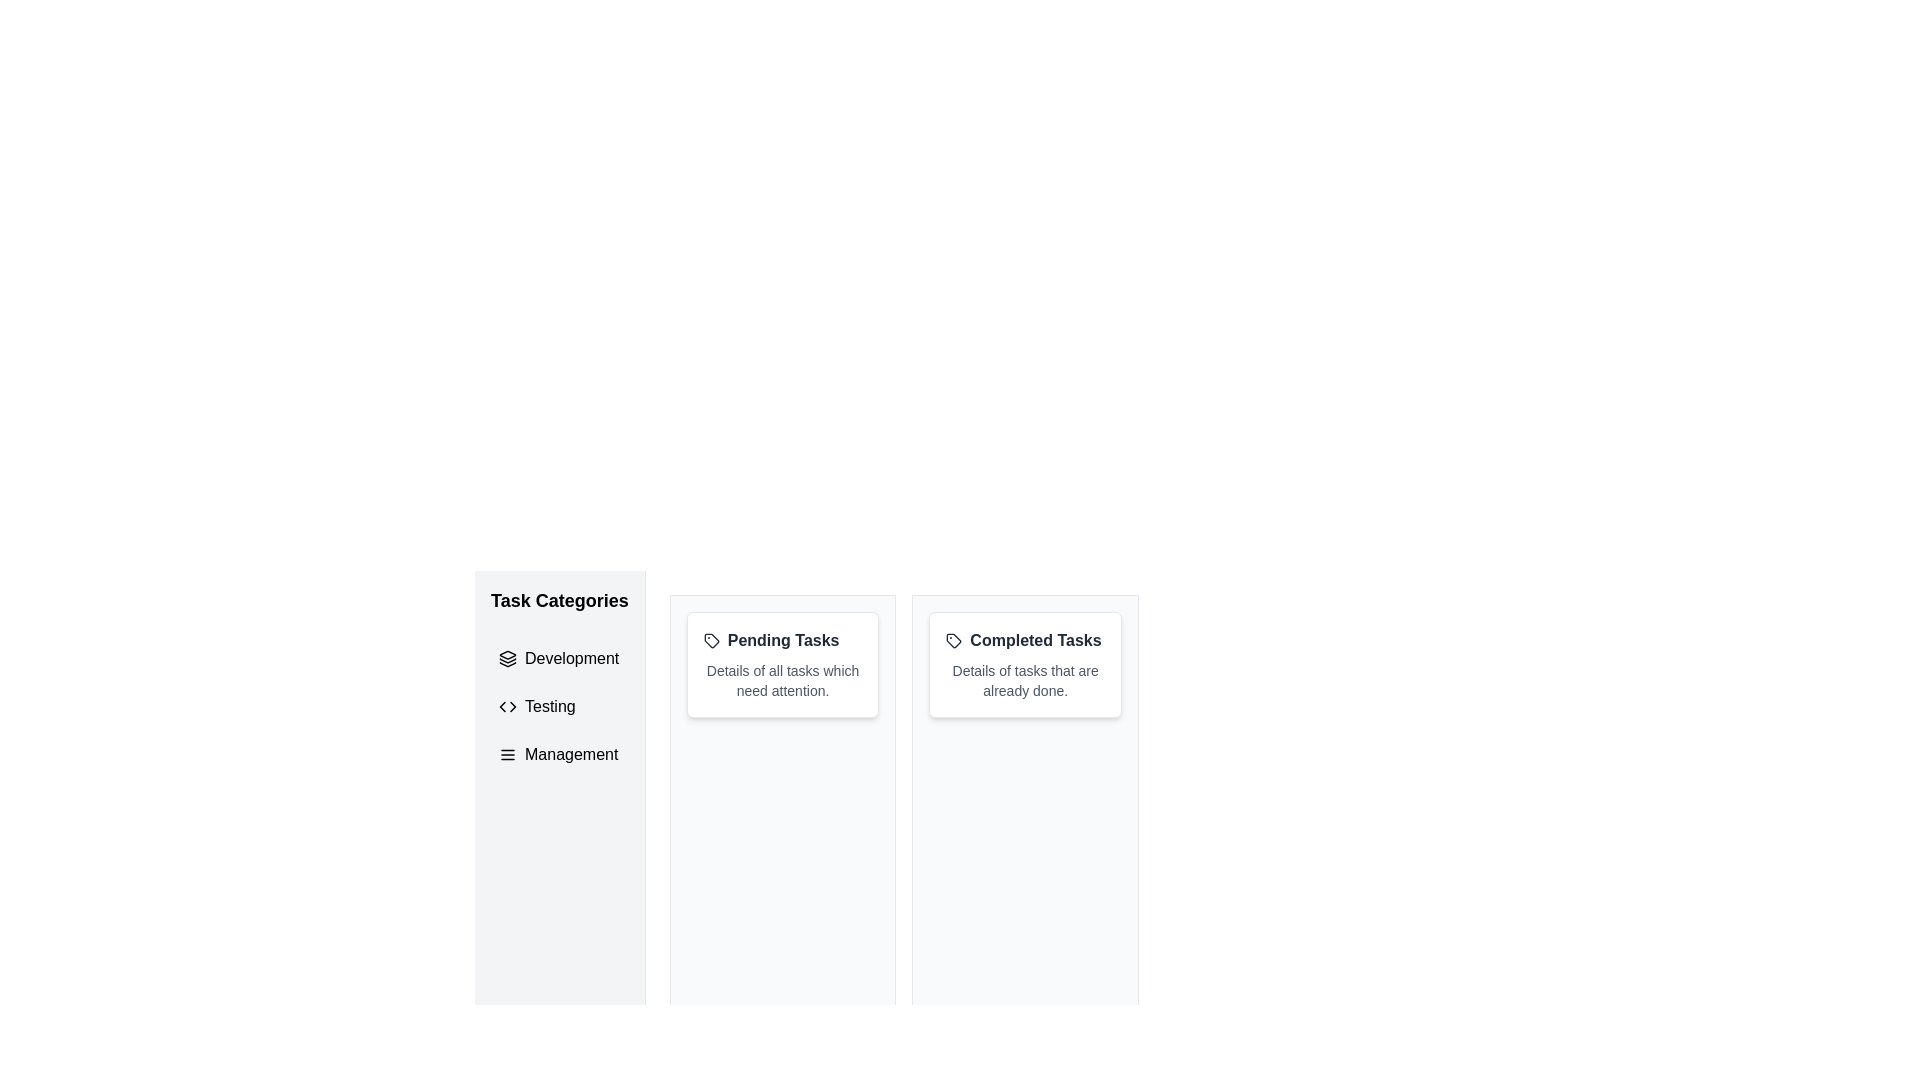 This screenshot has width=1920, height=1080. Describe the element at coordinates (550, 705) in the screenshot. I see `the text label reading 'Testing' located in the 'Task Categories' section, positioned between 'Development' and 'Management'` at that location.